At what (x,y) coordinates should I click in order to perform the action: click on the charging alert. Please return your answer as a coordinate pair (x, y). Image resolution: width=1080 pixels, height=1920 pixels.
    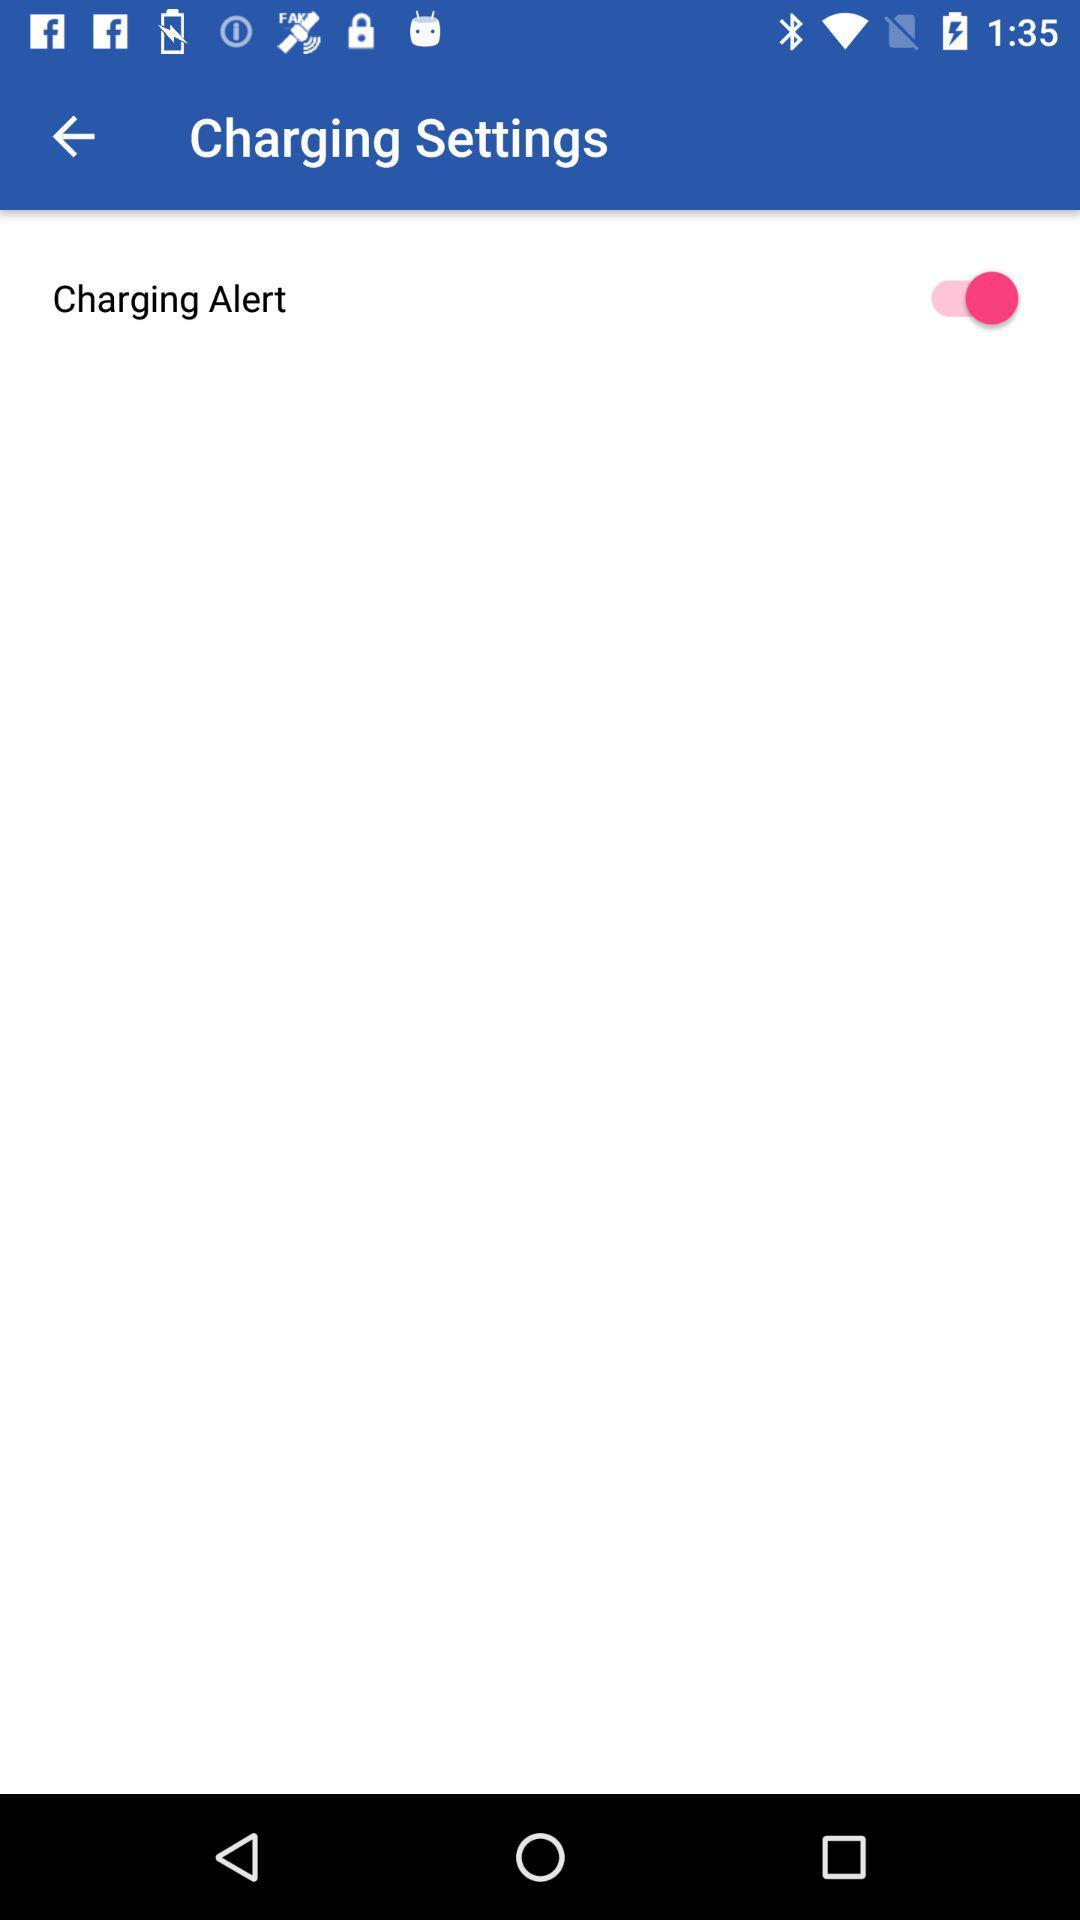
    Looking at the image, I should click on (540, 297).